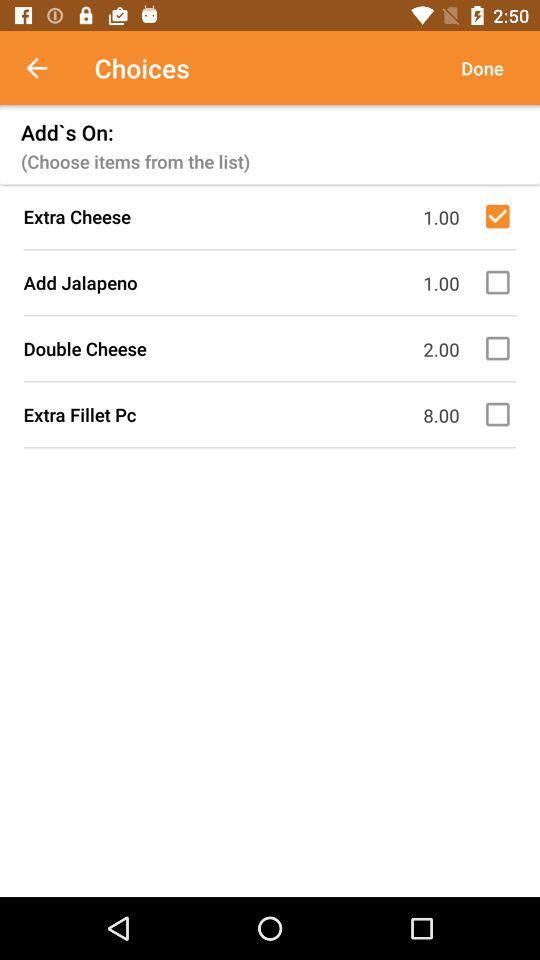 This screenshot has width=540, height=960. What do you see at coordinates (500, 348) in the screenshot?
I see `a box for choosing double cheese` at bounding box center [500, 348].